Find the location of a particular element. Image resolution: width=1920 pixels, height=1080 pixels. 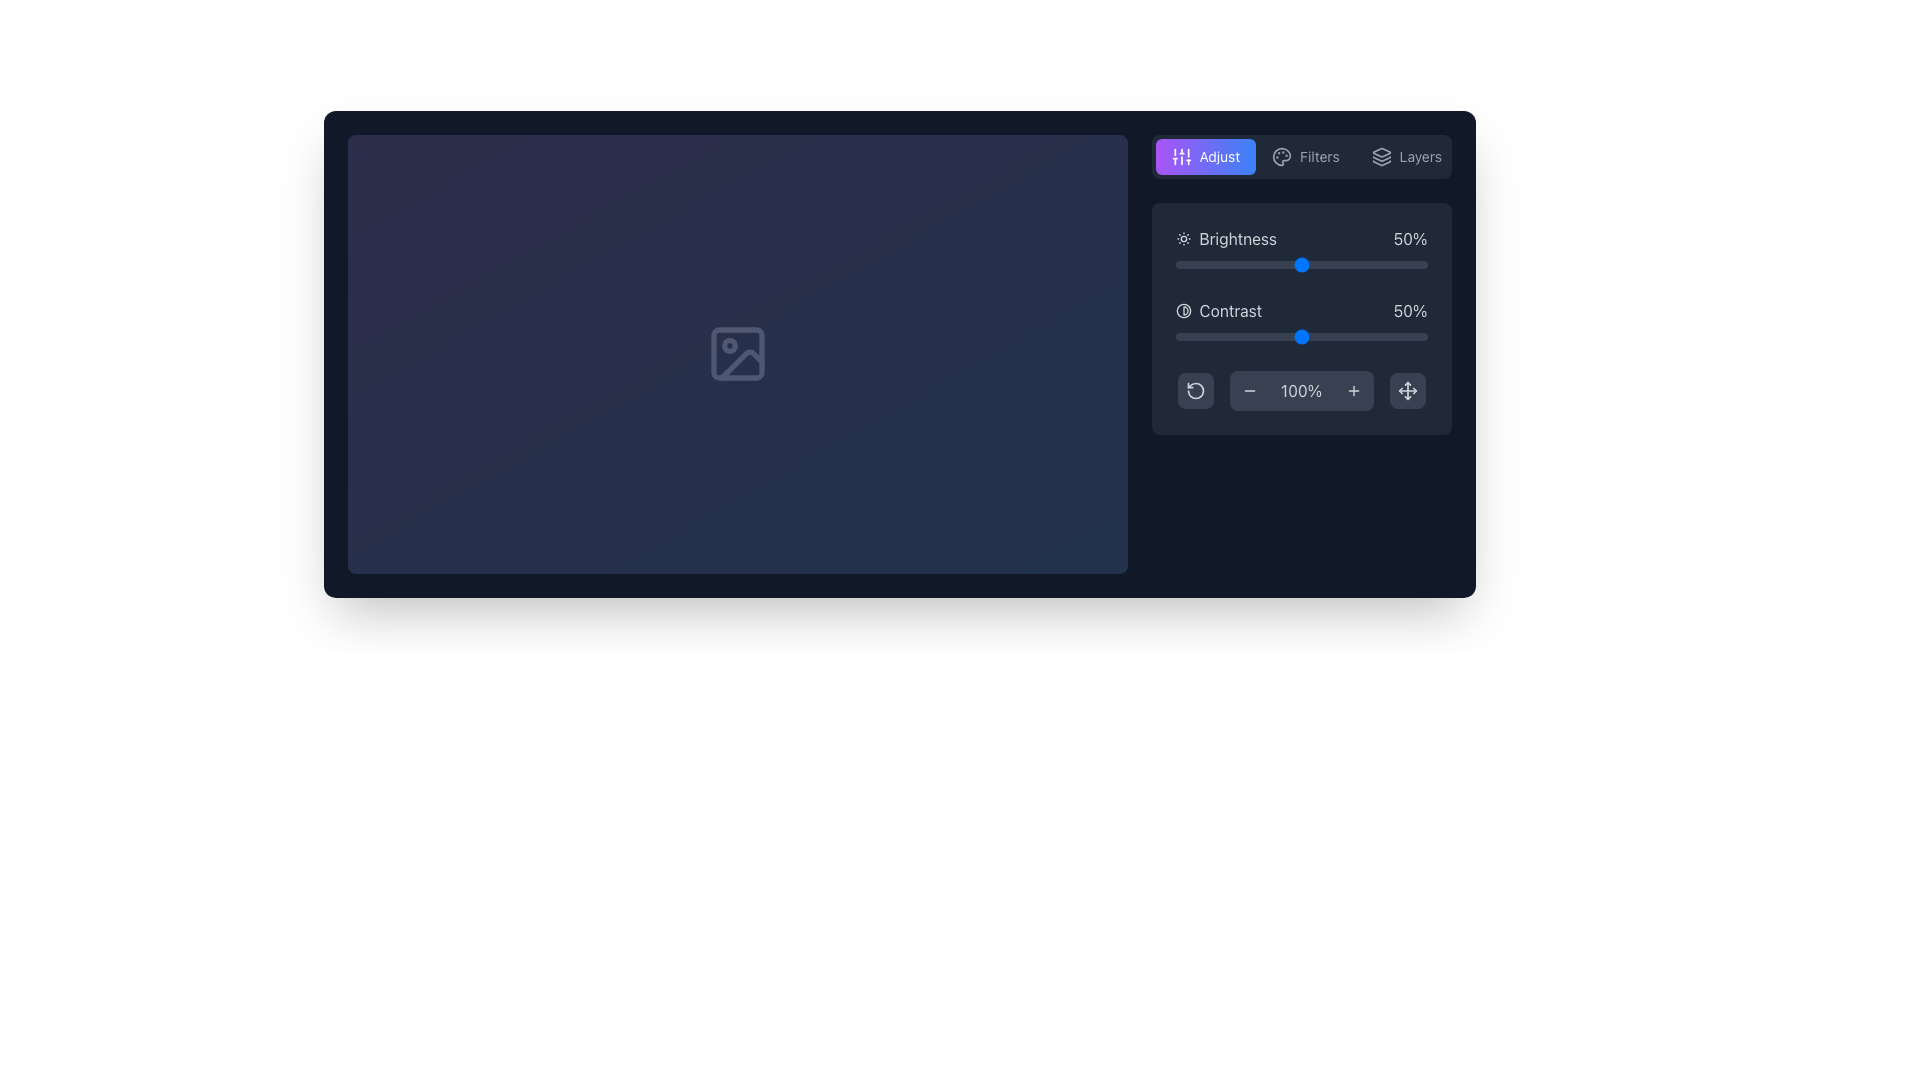

the contrast value is located at coordinates (1202, 335).